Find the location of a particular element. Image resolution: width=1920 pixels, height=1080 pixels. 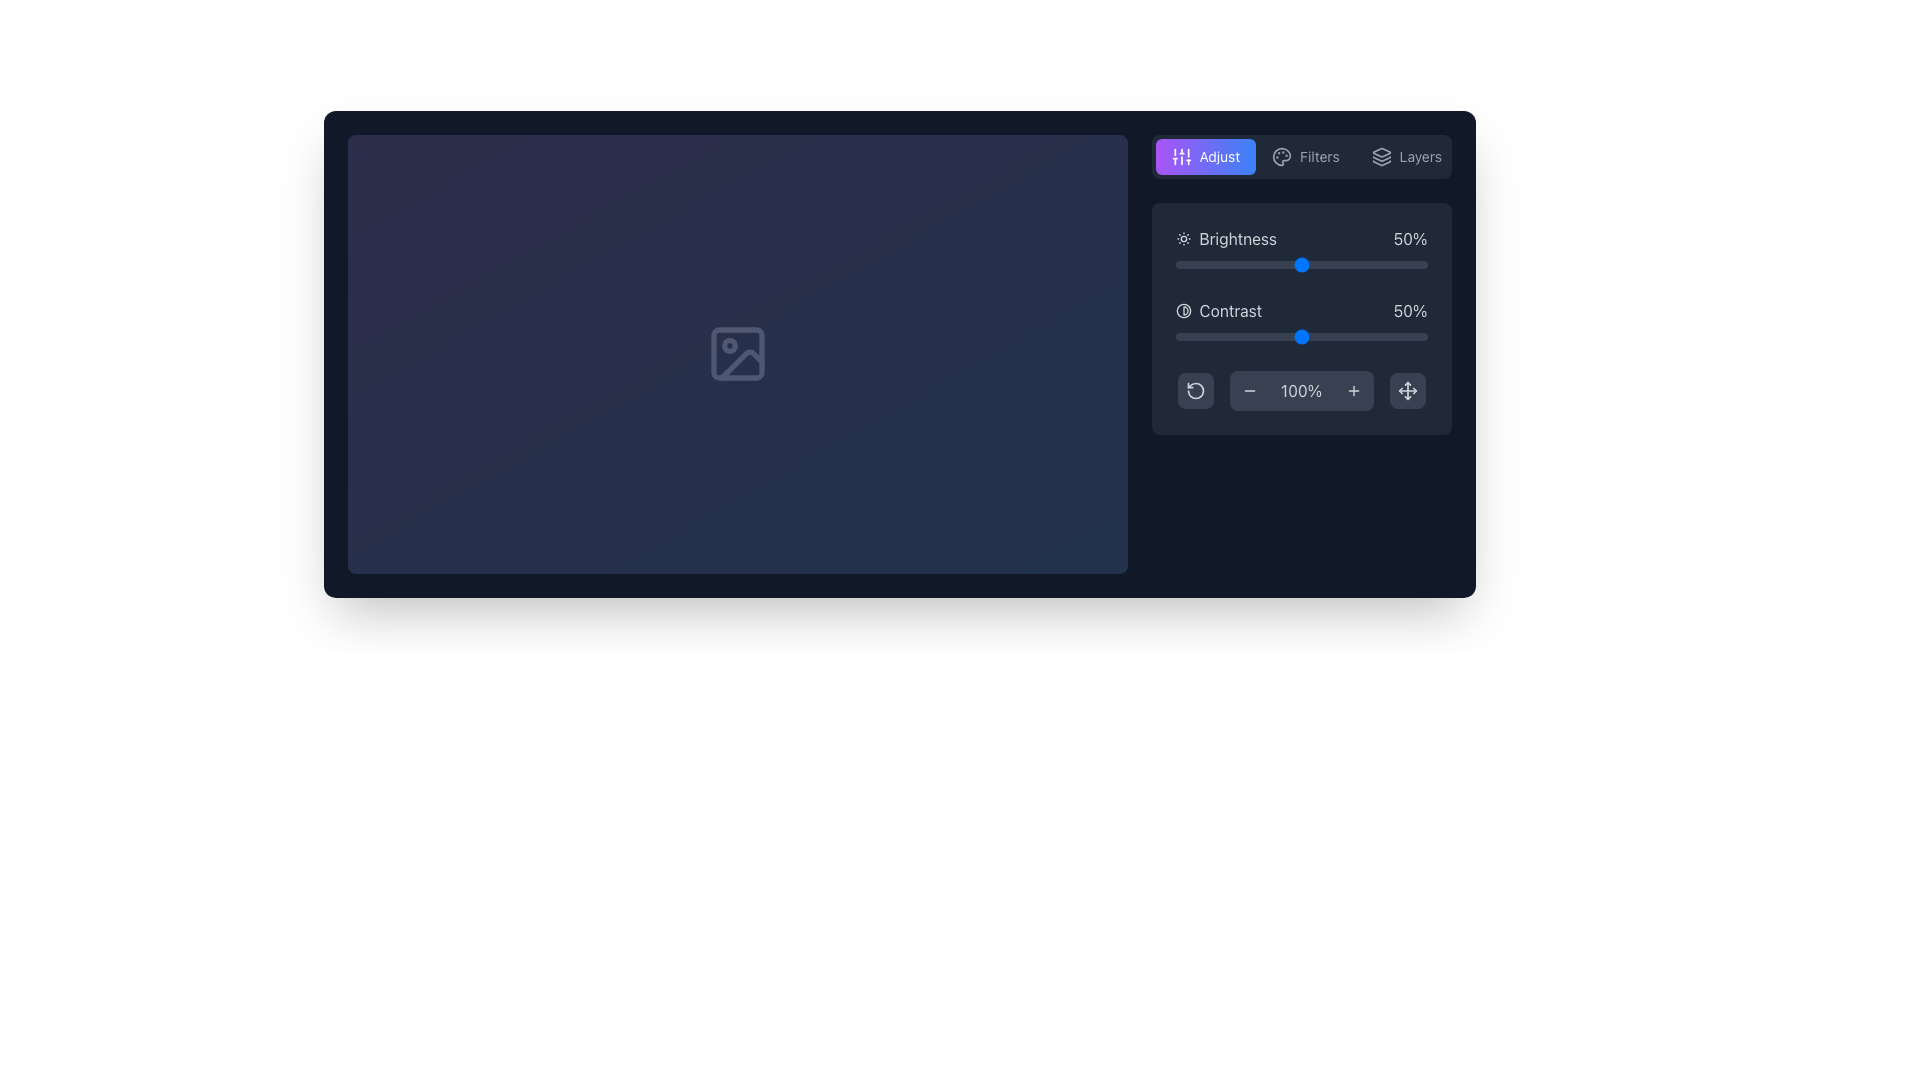

the contrast value is located at coordinates (1202, 335).